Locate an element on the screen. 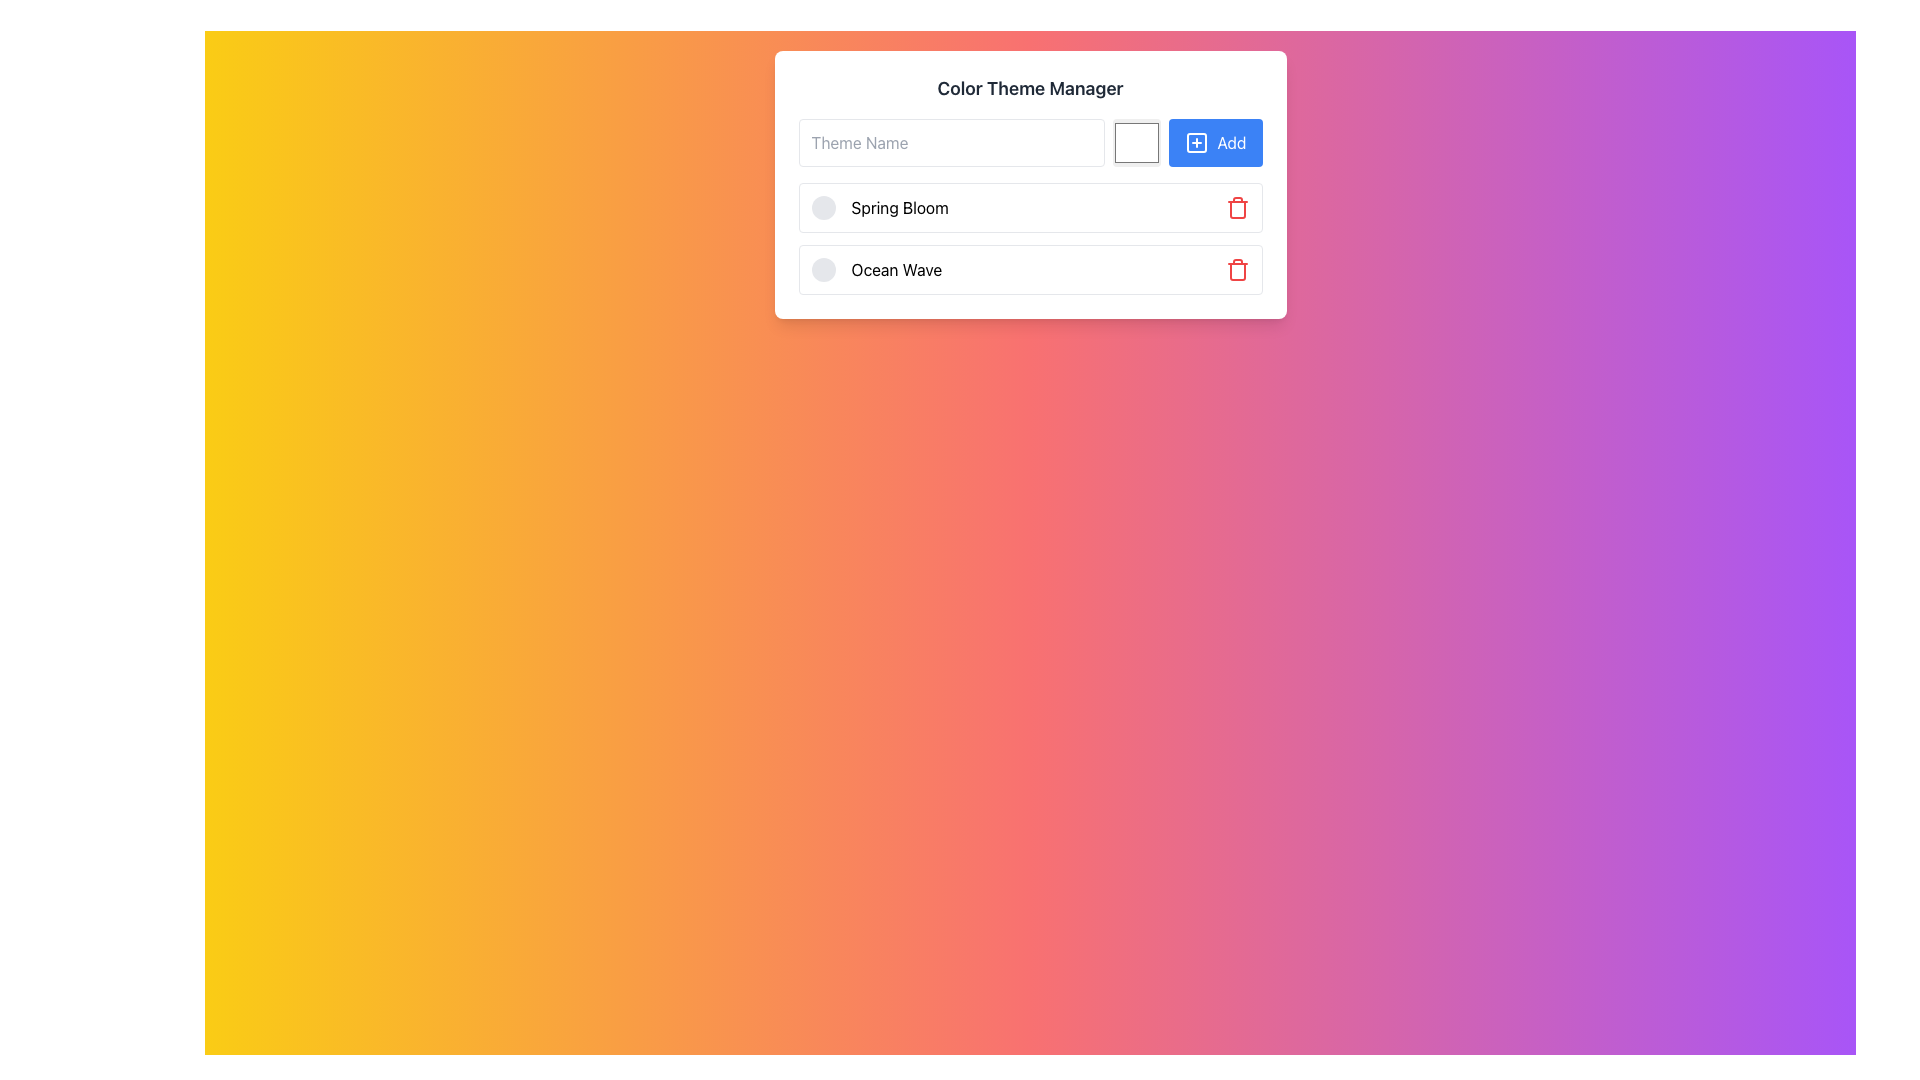  the decorative icon located on the blue 'Add' button in the 'Color Theme Manager' GUI is located at coordinates (1197, 141).